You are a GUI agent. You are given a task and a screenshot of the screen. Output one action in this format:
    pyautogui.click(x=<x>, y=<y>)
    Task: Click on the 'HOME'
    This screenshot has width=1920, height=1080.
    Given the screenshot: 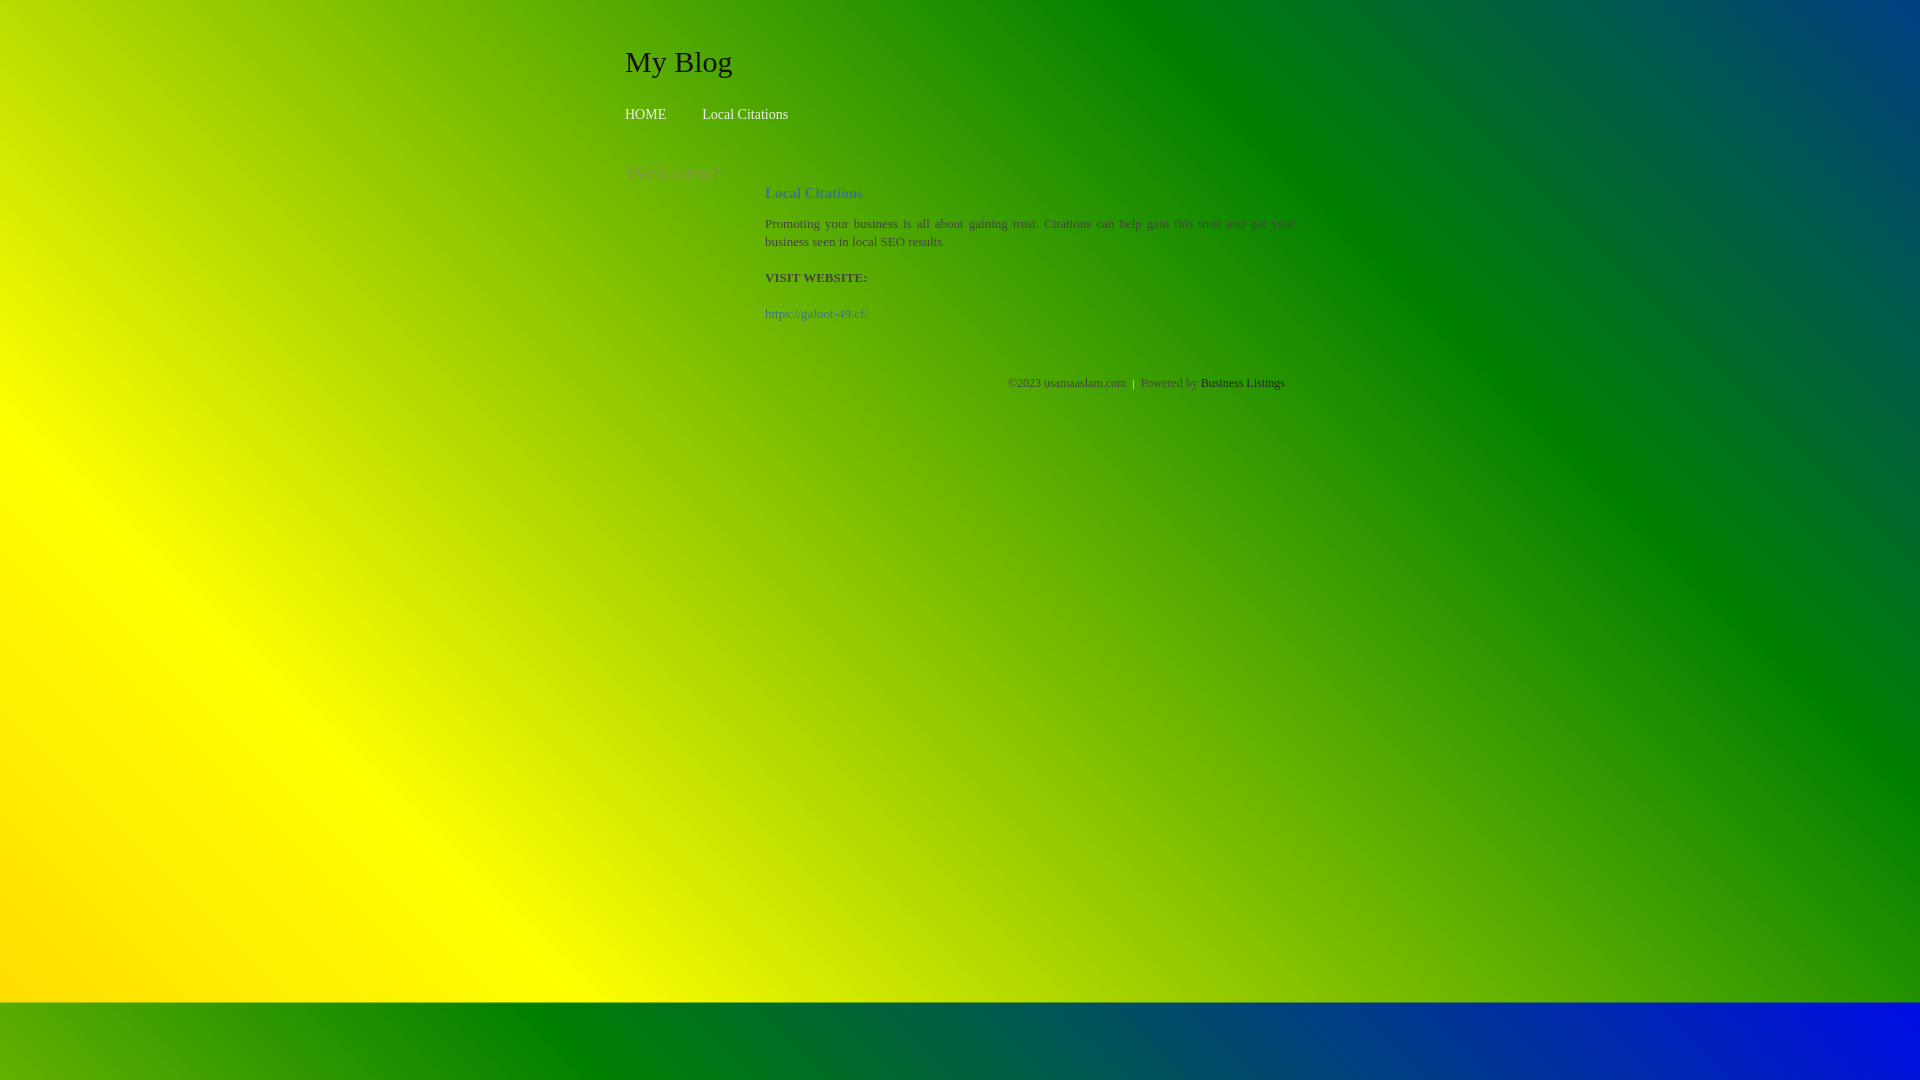 What is the action you would take?
    pyautogui.click(x=645, y=114)
    